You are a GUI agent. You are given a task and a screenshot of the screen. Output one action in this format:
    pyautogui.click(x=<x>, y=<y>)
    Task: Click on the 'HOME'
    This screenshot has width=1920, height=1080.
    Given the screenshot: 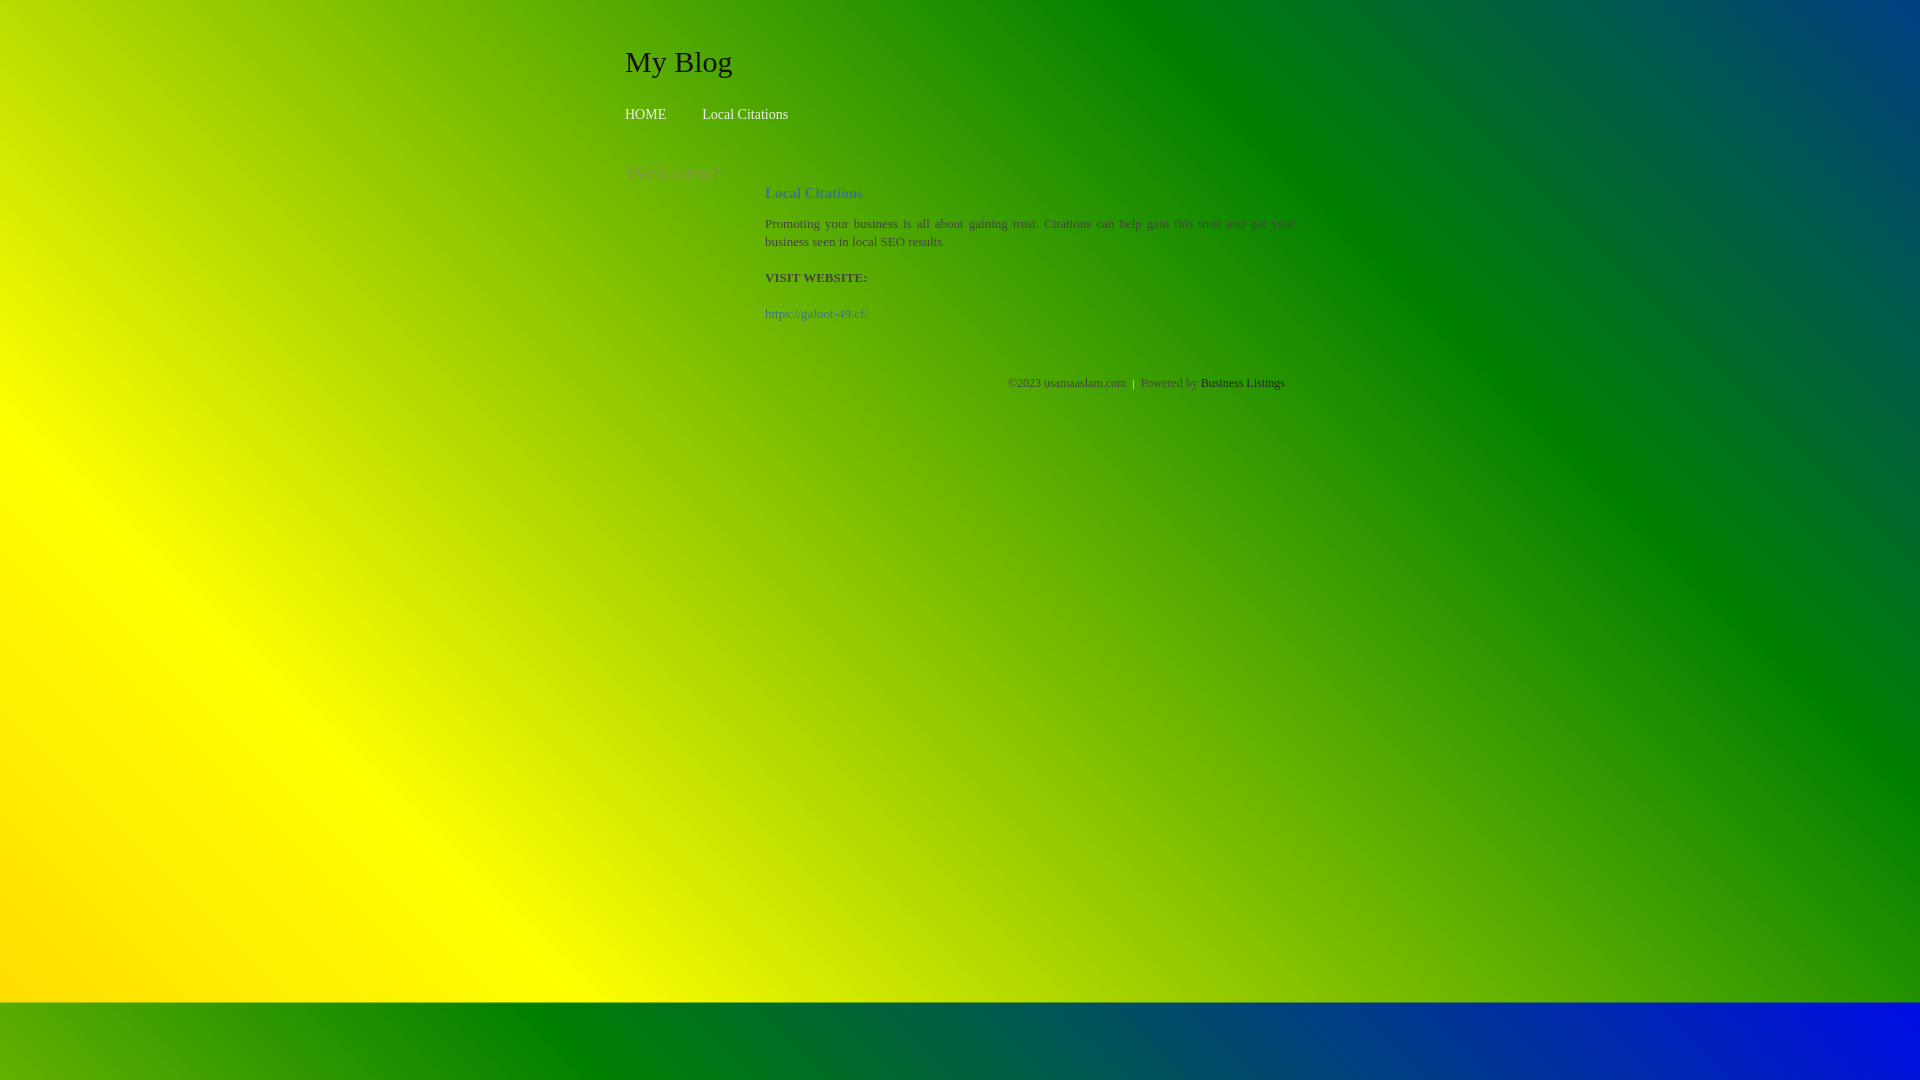 What is the action you would take?
    pyautogui.click(x=645, y=114)
    